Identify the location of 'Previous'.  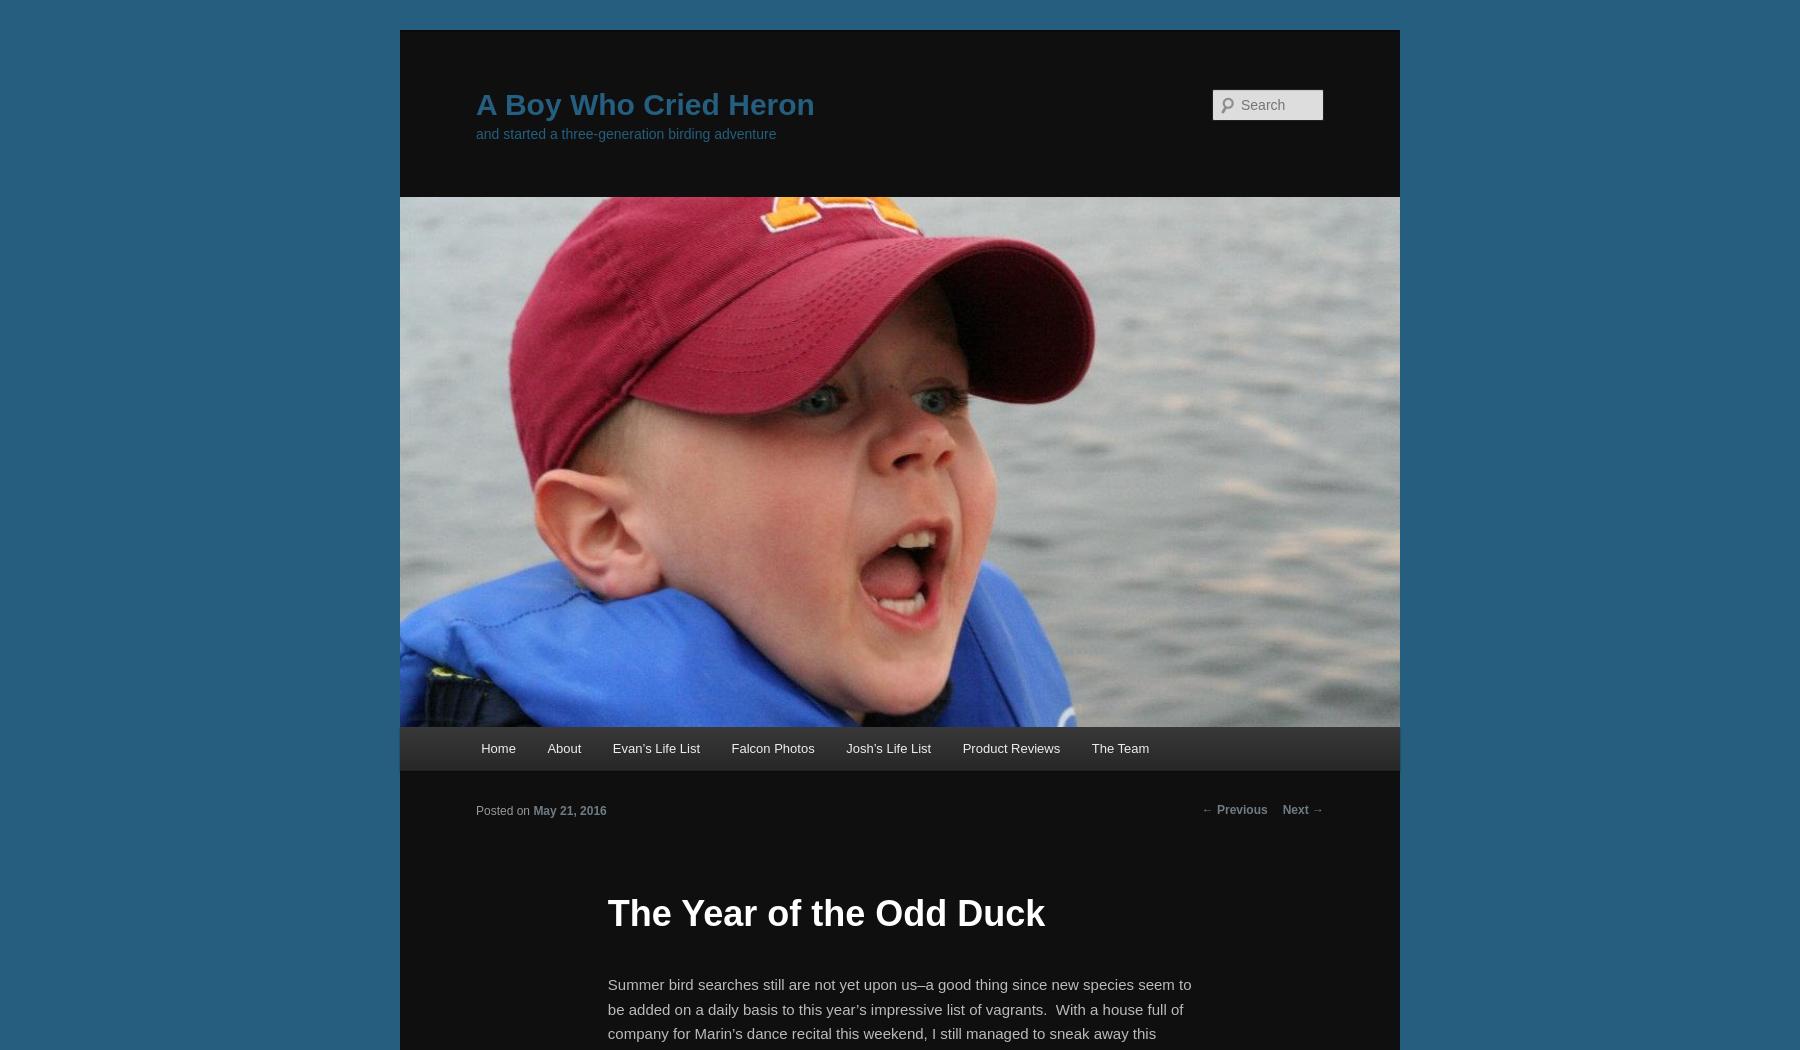
(1240, 808).